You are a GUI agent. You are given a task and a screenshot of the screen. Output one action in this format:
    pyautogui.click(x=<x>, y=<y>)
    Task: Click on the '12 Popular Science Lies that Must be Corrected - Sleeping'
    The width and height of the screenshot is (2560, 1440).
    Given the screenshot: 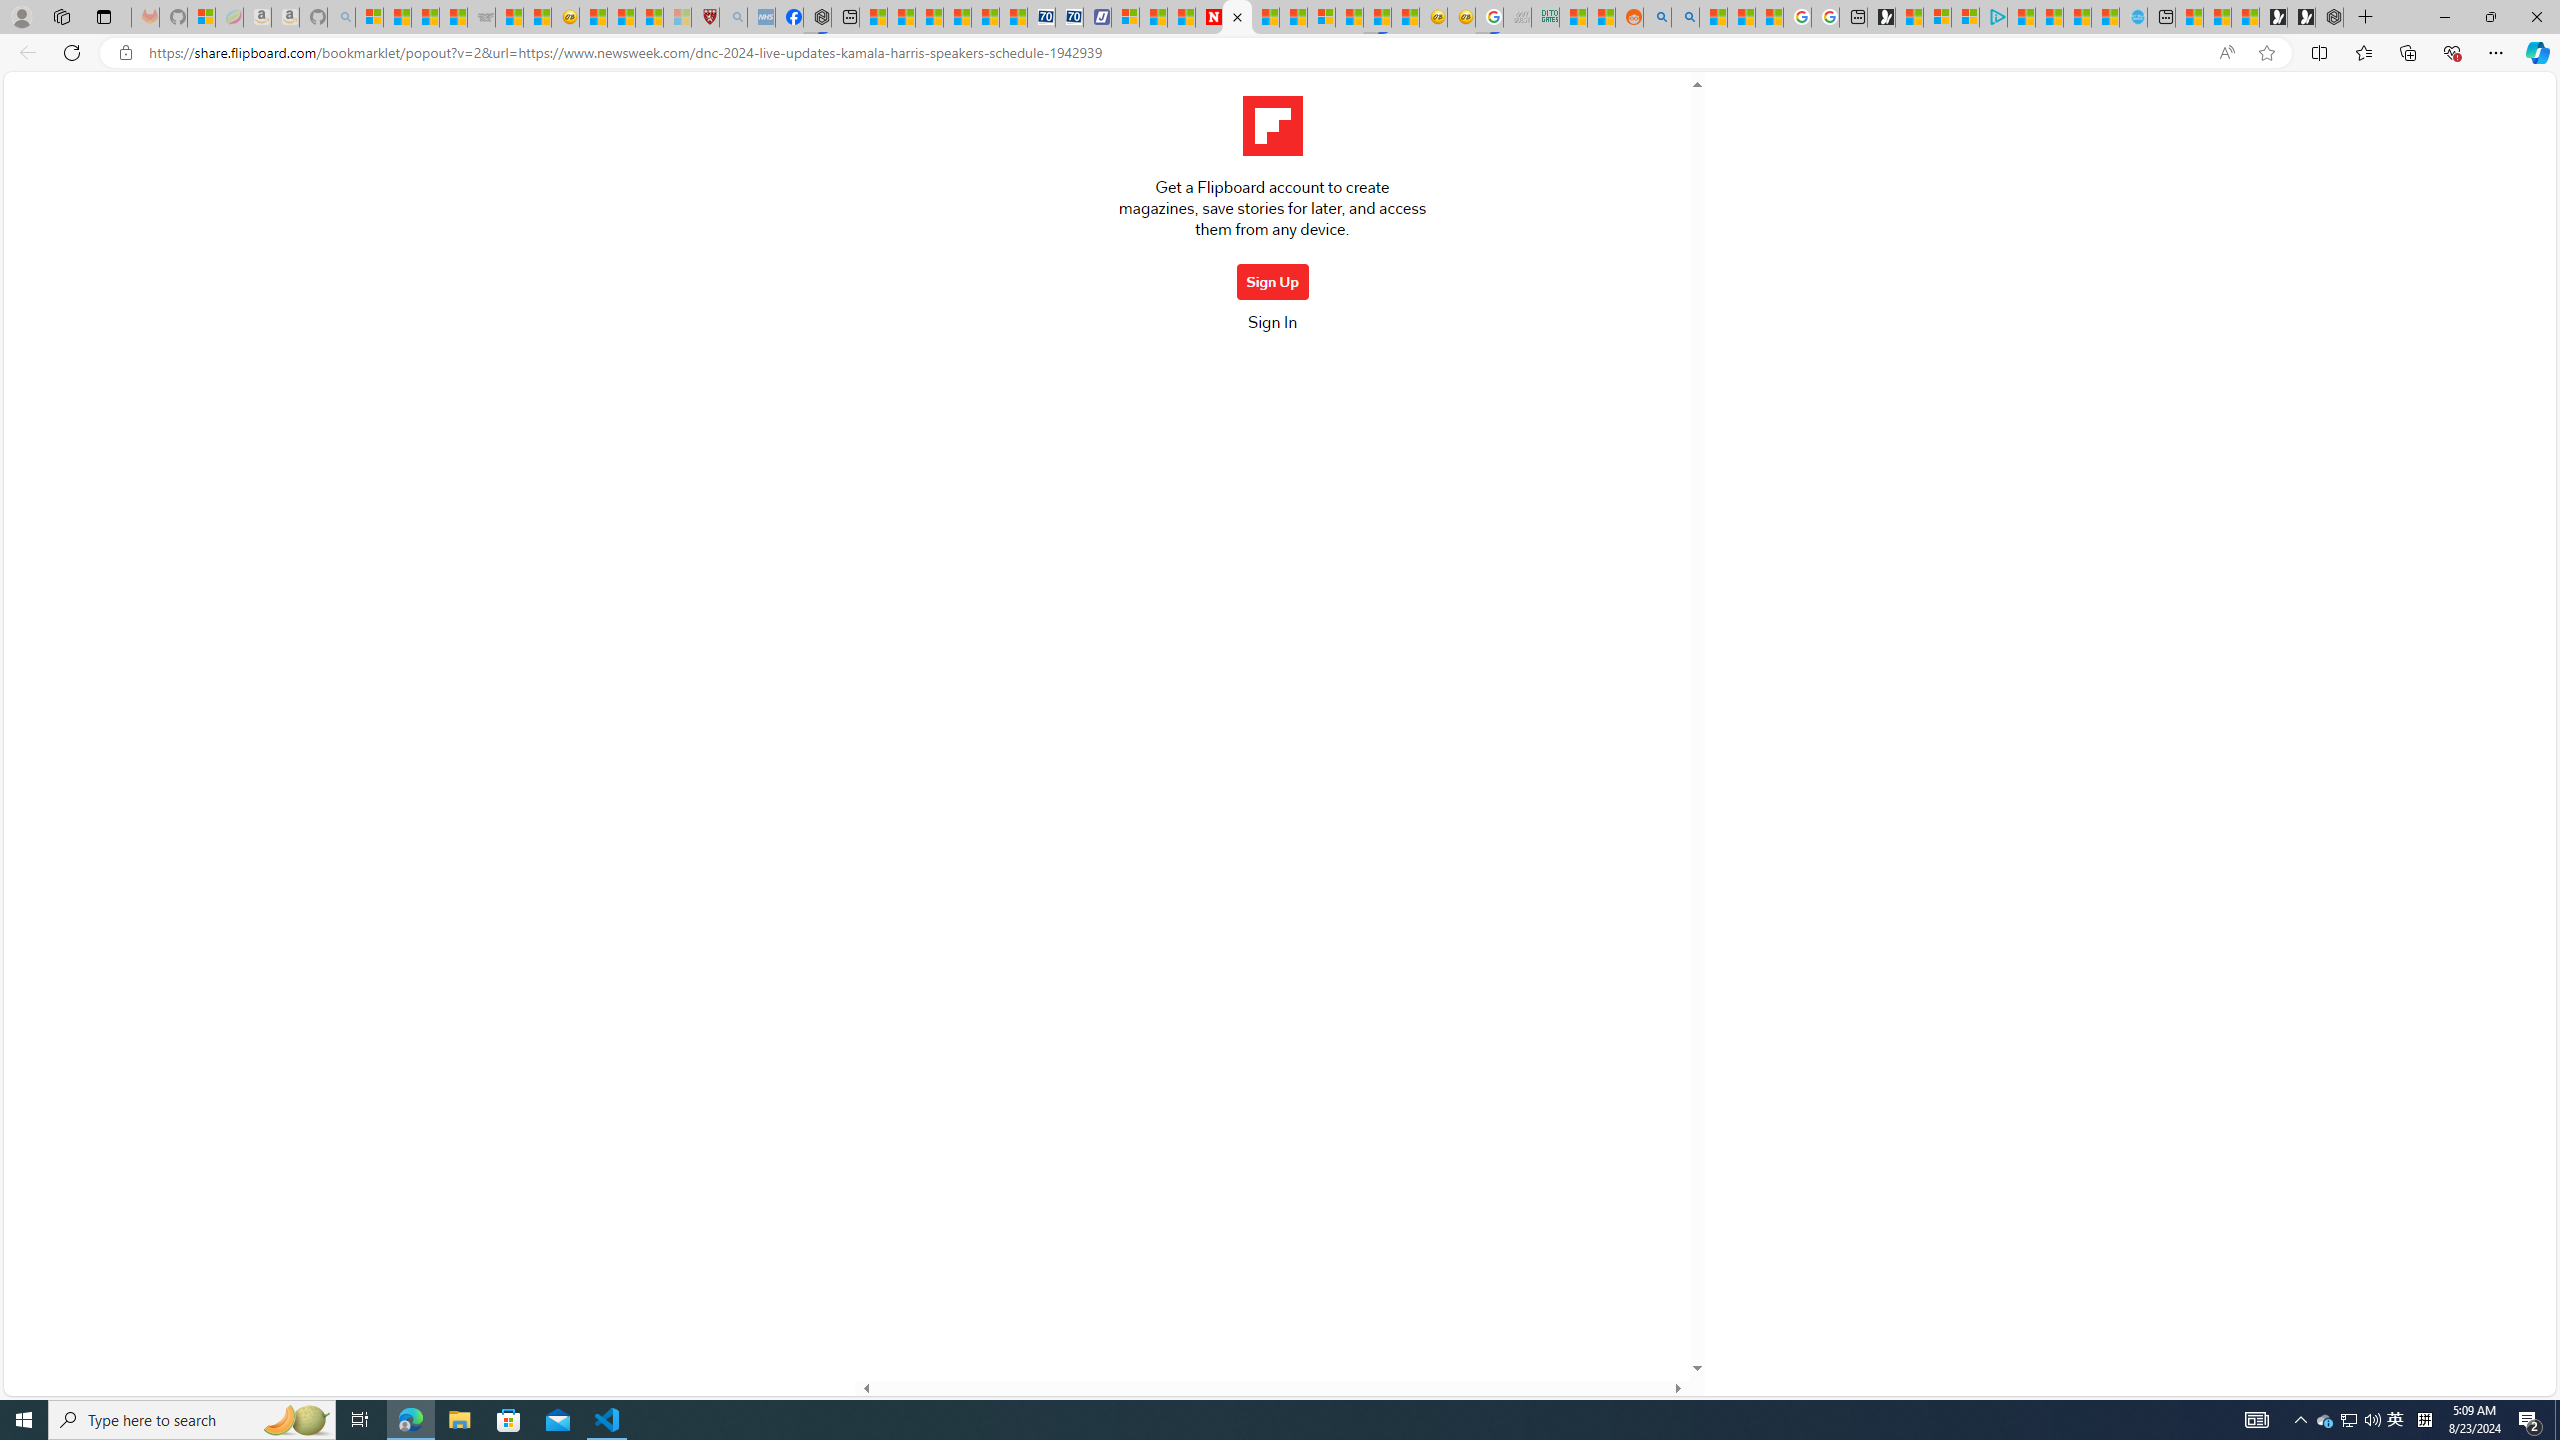 What is the action you would take?
    pyautogui.click(x=676, y=16)
    